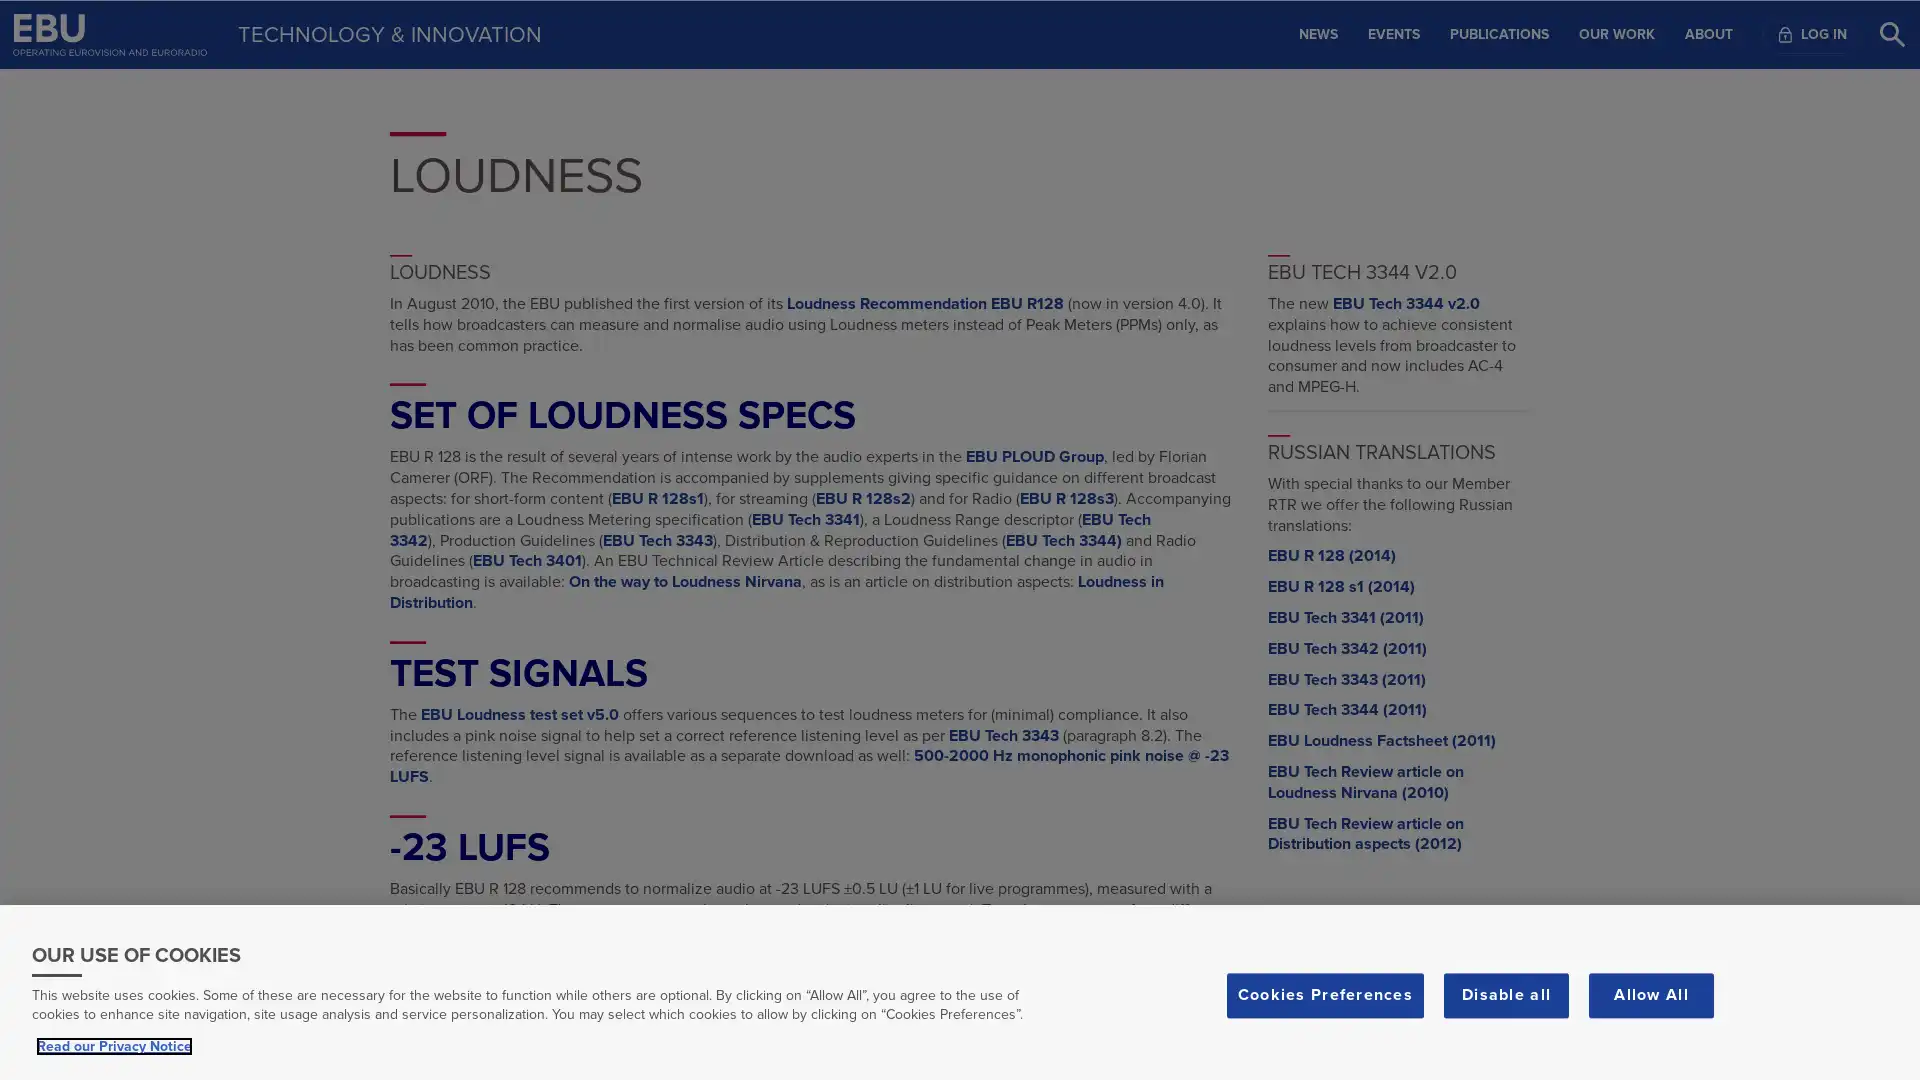 The image size is (1920, 1080). Describe the element at coordinates (1891, 34) in the screenshot. I see `Search` at that location.